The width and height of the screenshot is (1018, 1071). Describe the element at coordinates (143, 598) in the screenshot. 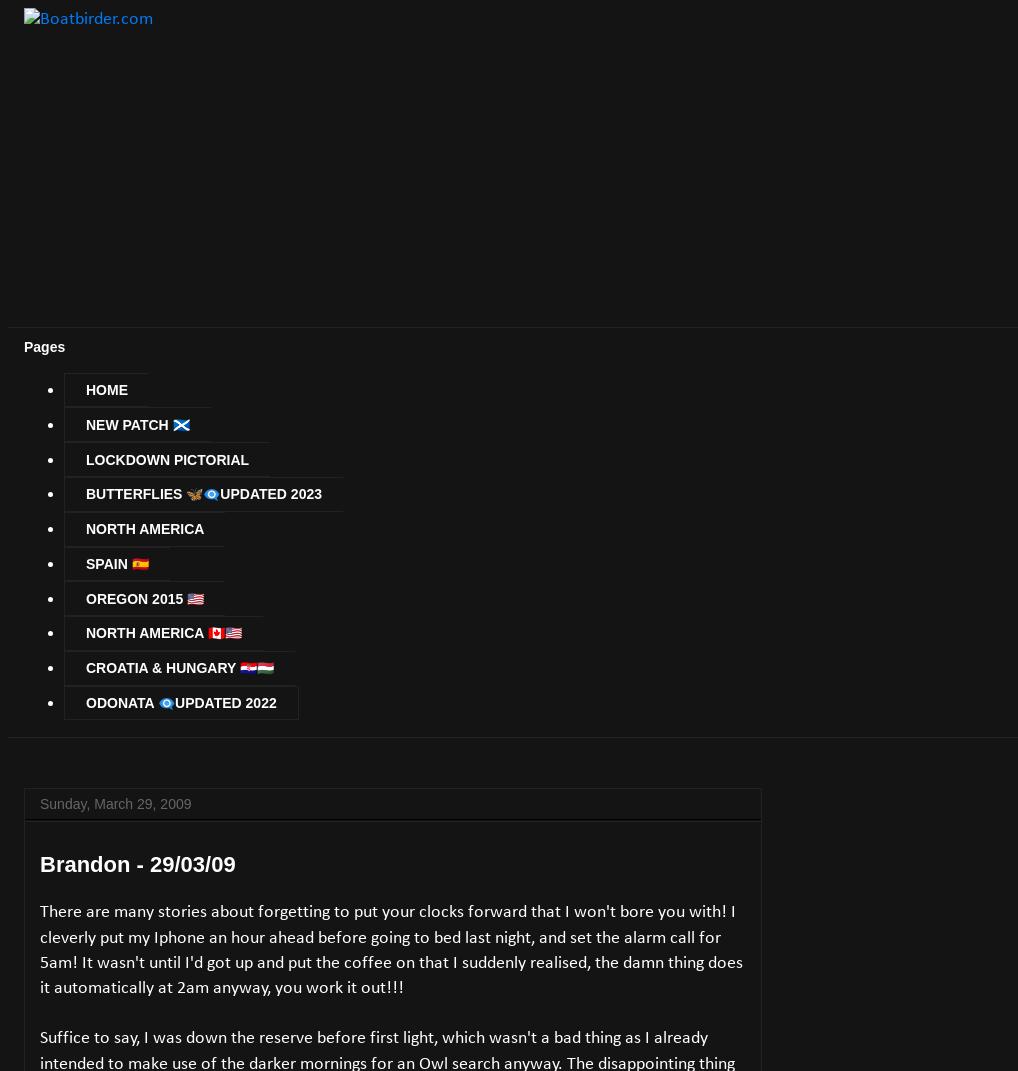

I see `'OREGON 2015 🇺🇸'` at that location.